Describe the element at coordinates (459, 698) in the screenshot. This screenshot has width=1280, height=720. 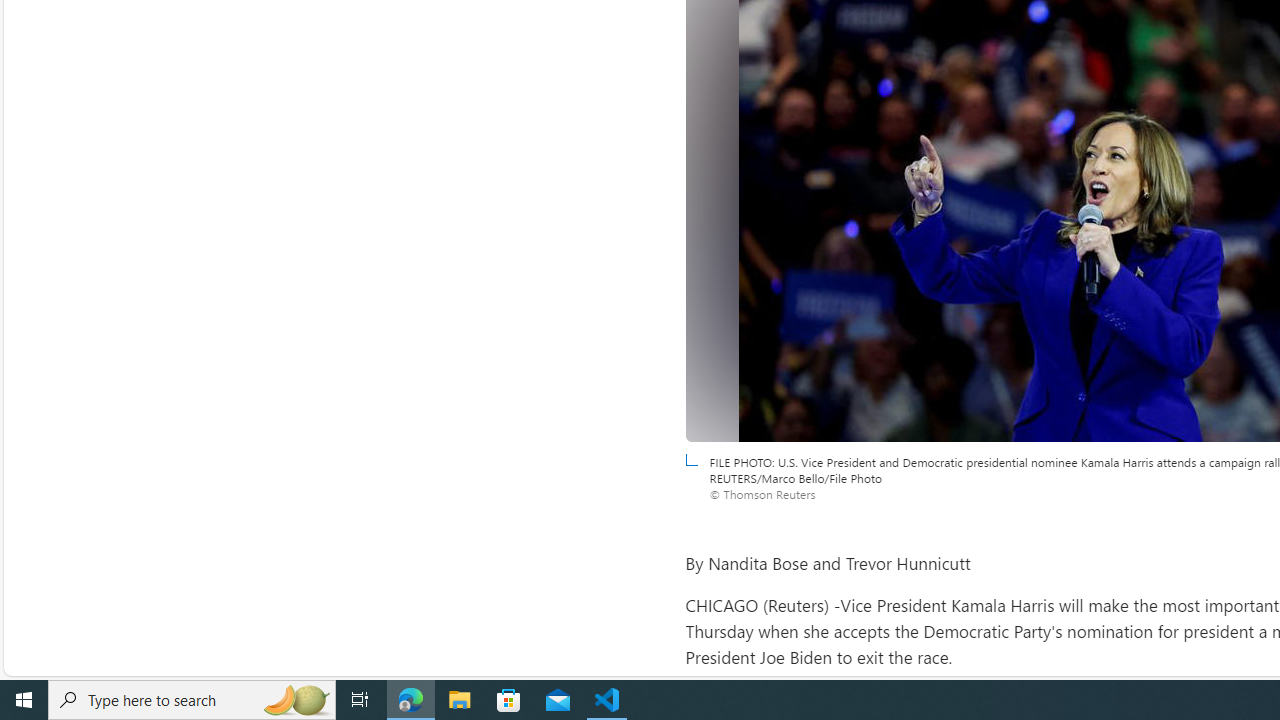
I see `'File Explorer'` at that location.